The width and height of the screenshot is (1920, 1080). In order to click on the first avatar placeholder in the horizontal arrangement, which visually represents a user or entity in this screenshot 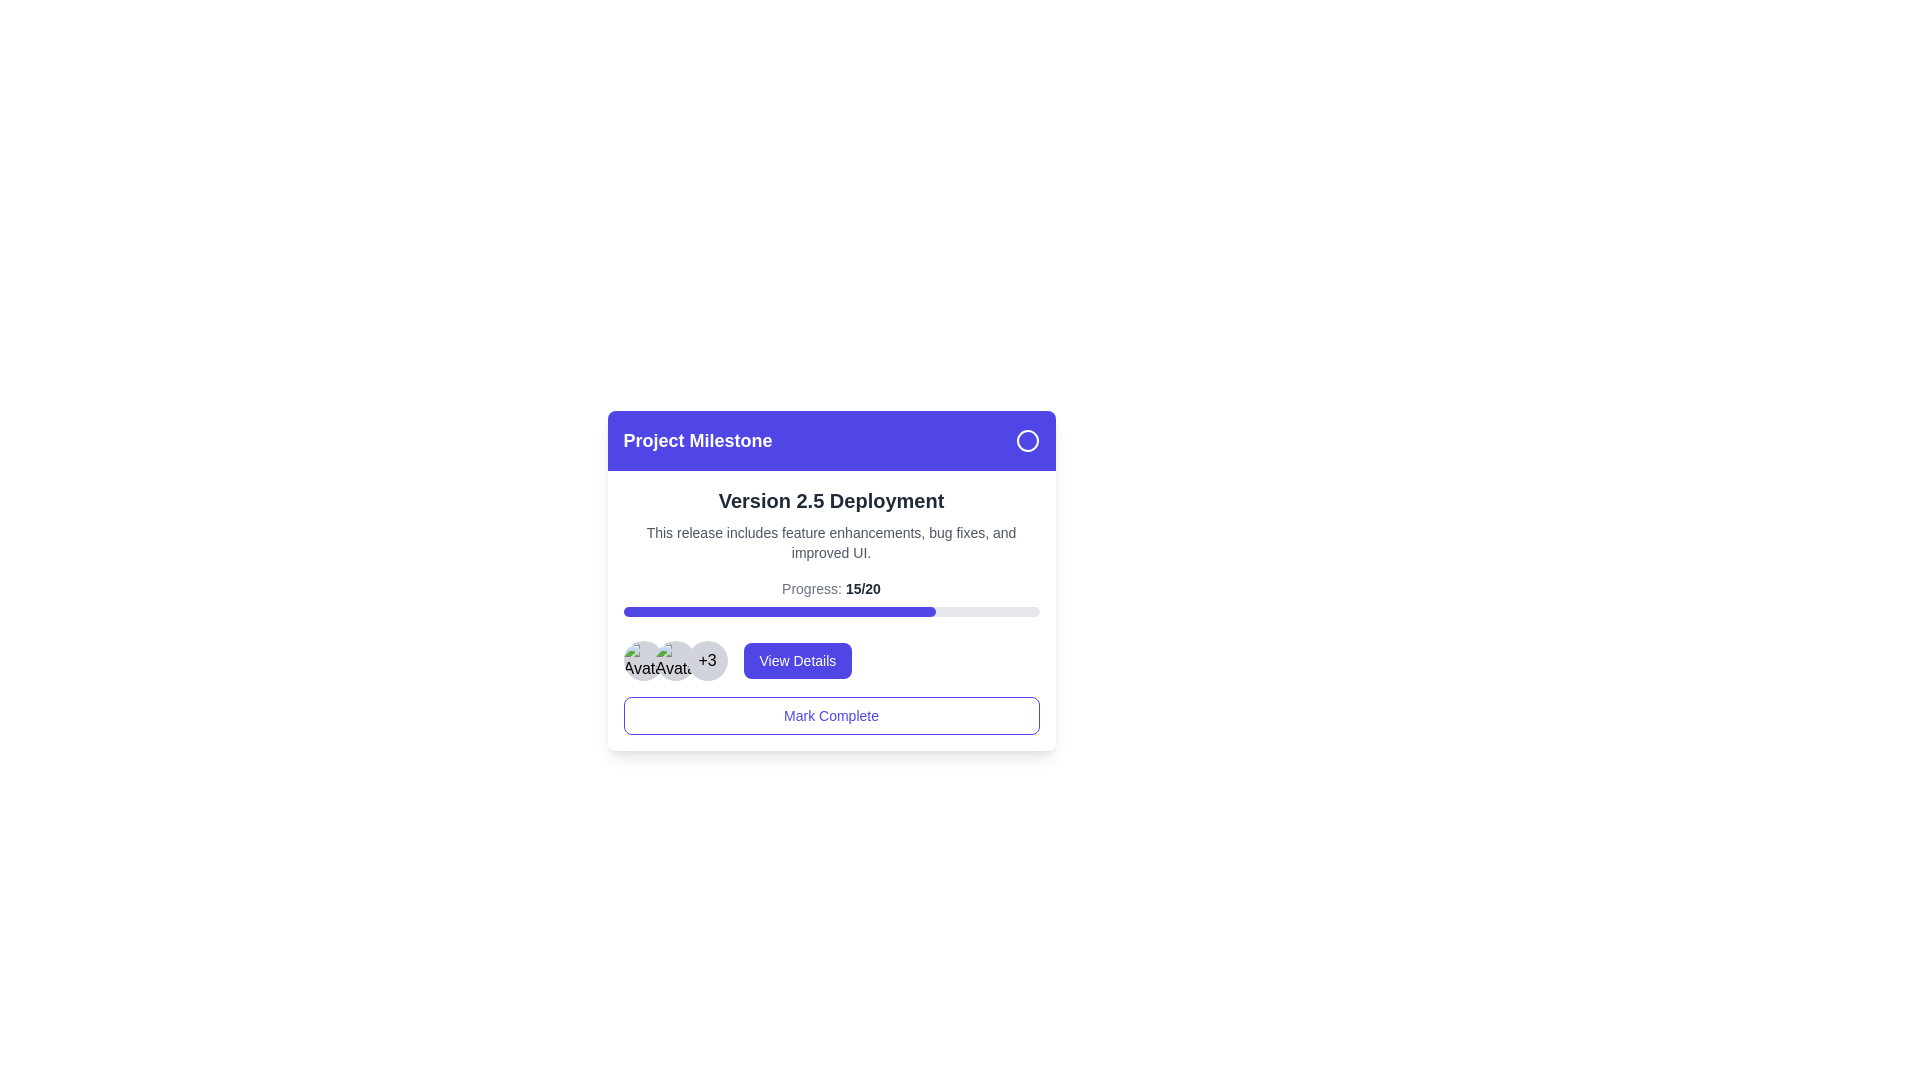, I will do `click(643, 660)`.